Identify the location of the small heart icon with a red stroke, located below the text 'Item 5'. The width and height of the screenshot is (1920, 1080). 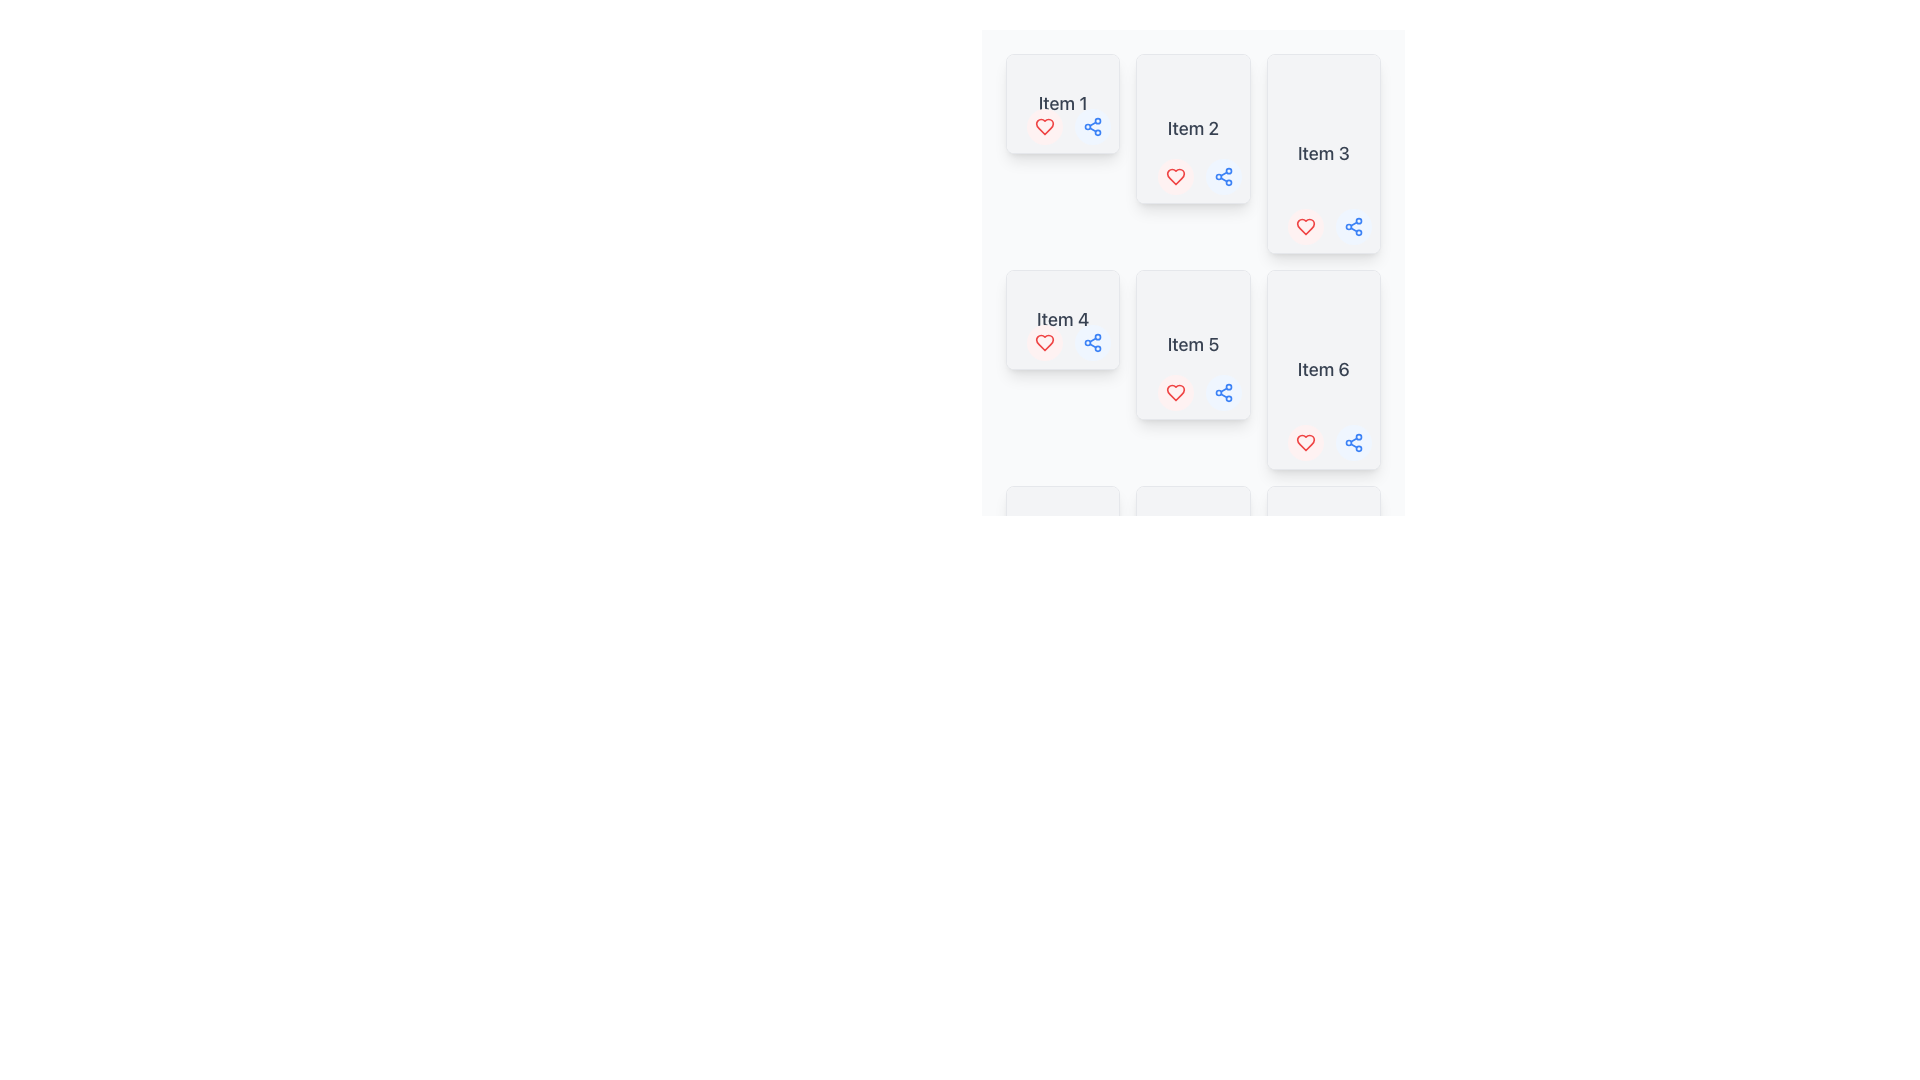
(1175, 393).